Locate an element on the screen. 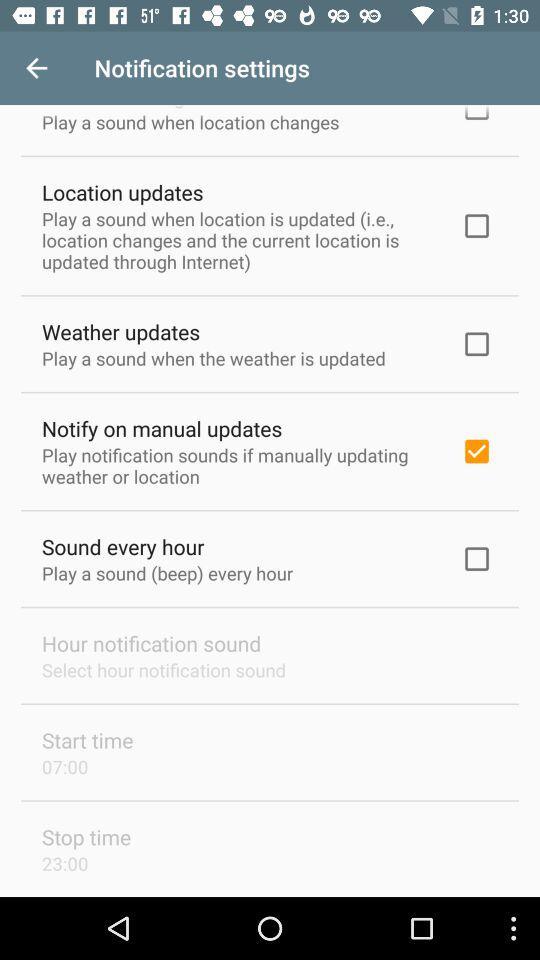  item below select hour notification is located at coordinates (86, 739).